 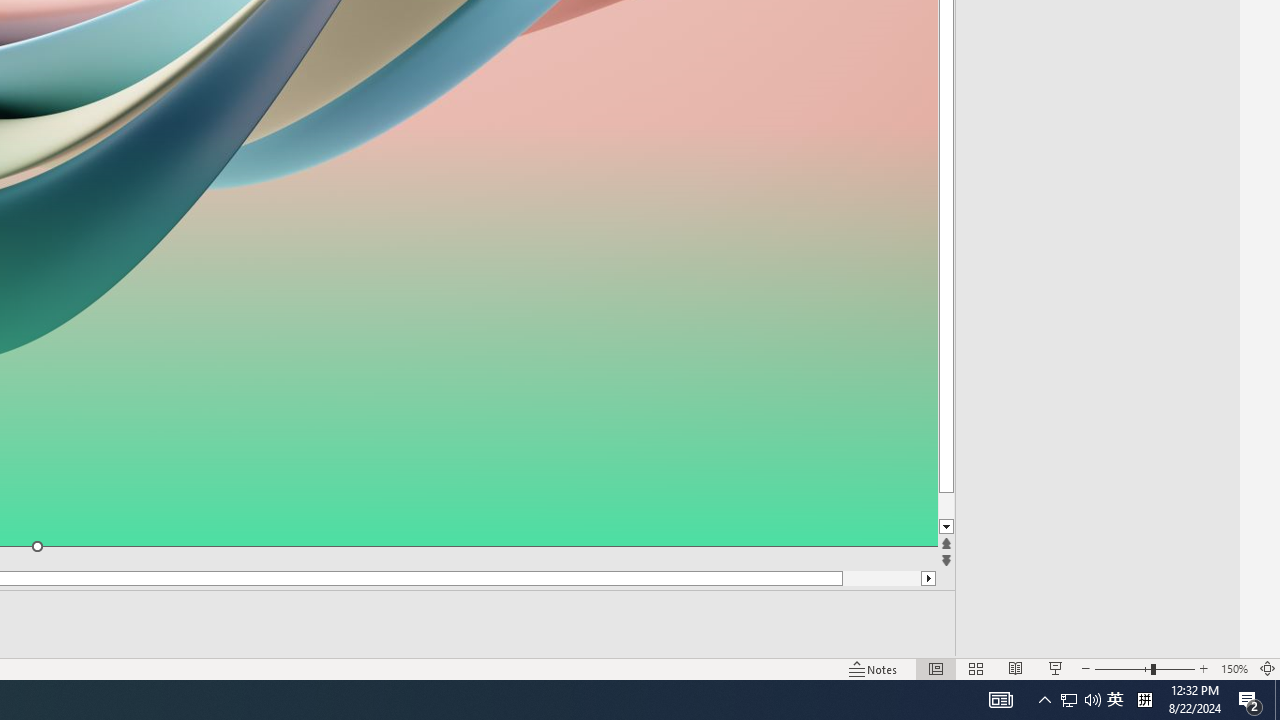 I want to click on 'Zoom In', so click(x=1203, y=669).